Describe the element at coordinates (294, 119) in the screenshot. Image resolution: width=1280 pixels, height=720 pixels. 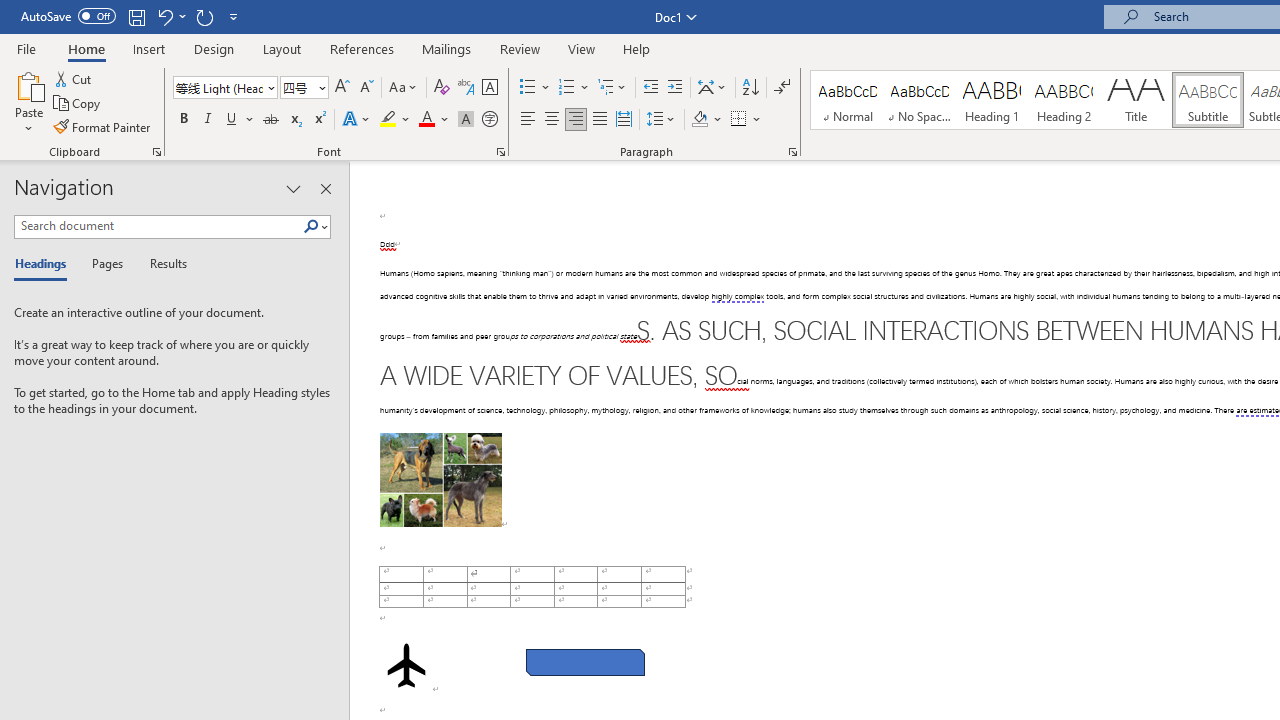
I see `'Subscript'` at that location.